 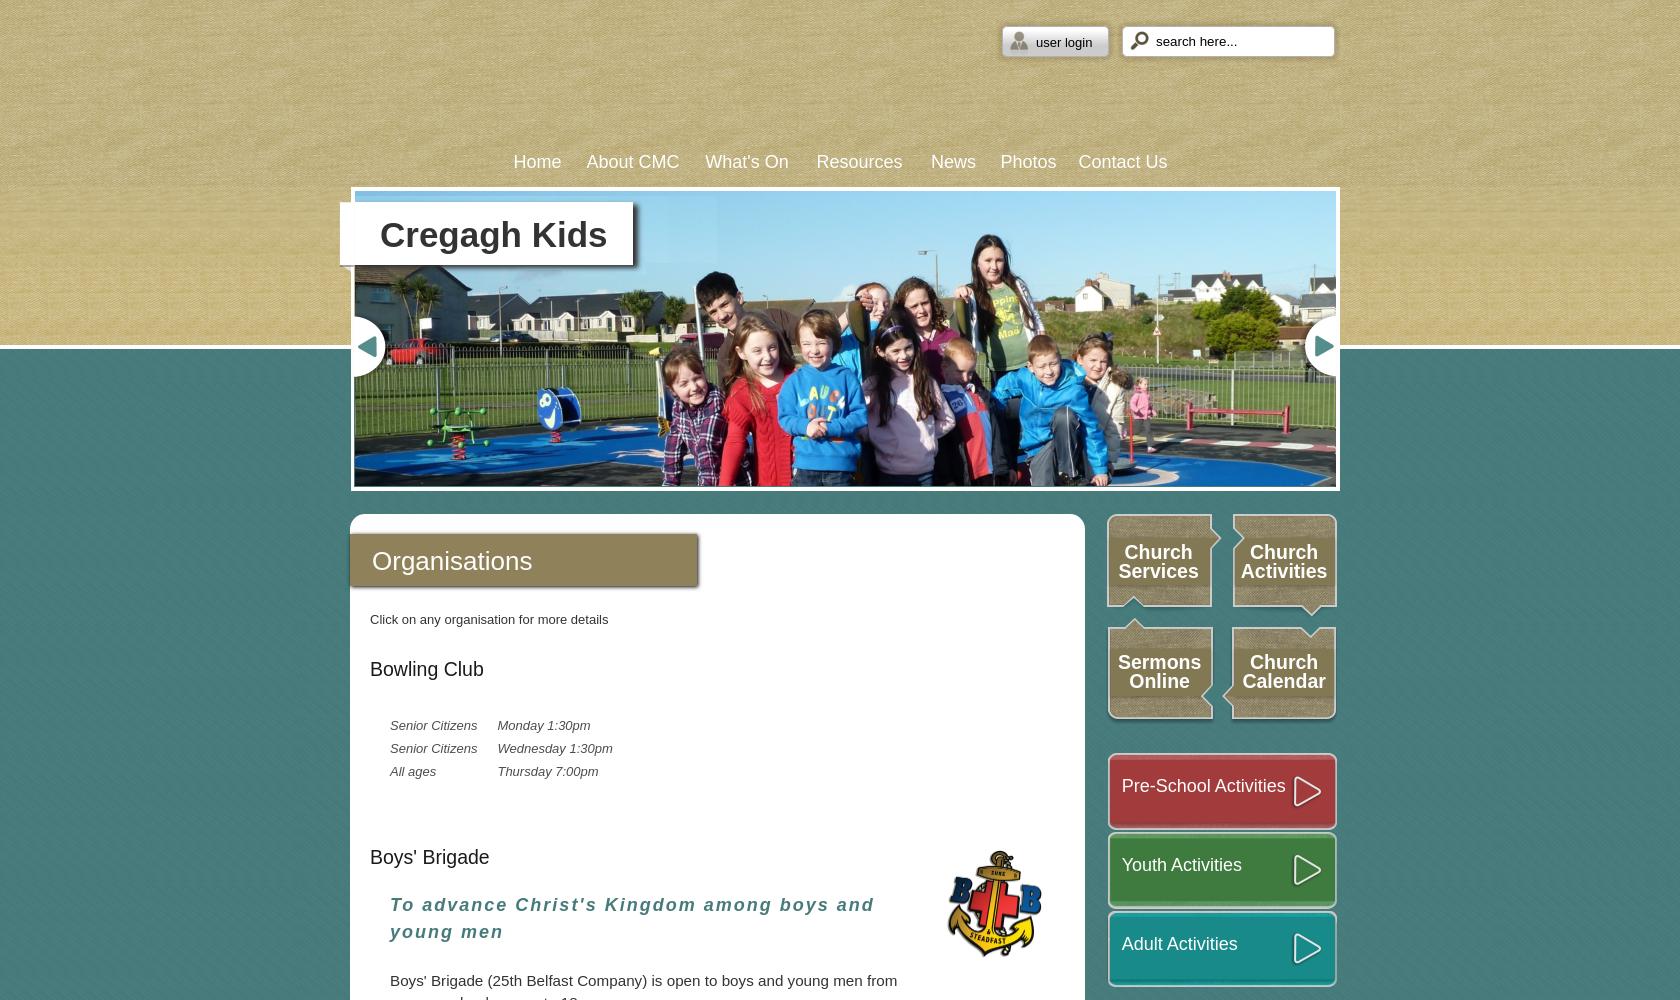 What do you see at coordinates (543, 724) in the screenshot?
I see `'Monday 1:30pm'` at bounding box center [543, 724].